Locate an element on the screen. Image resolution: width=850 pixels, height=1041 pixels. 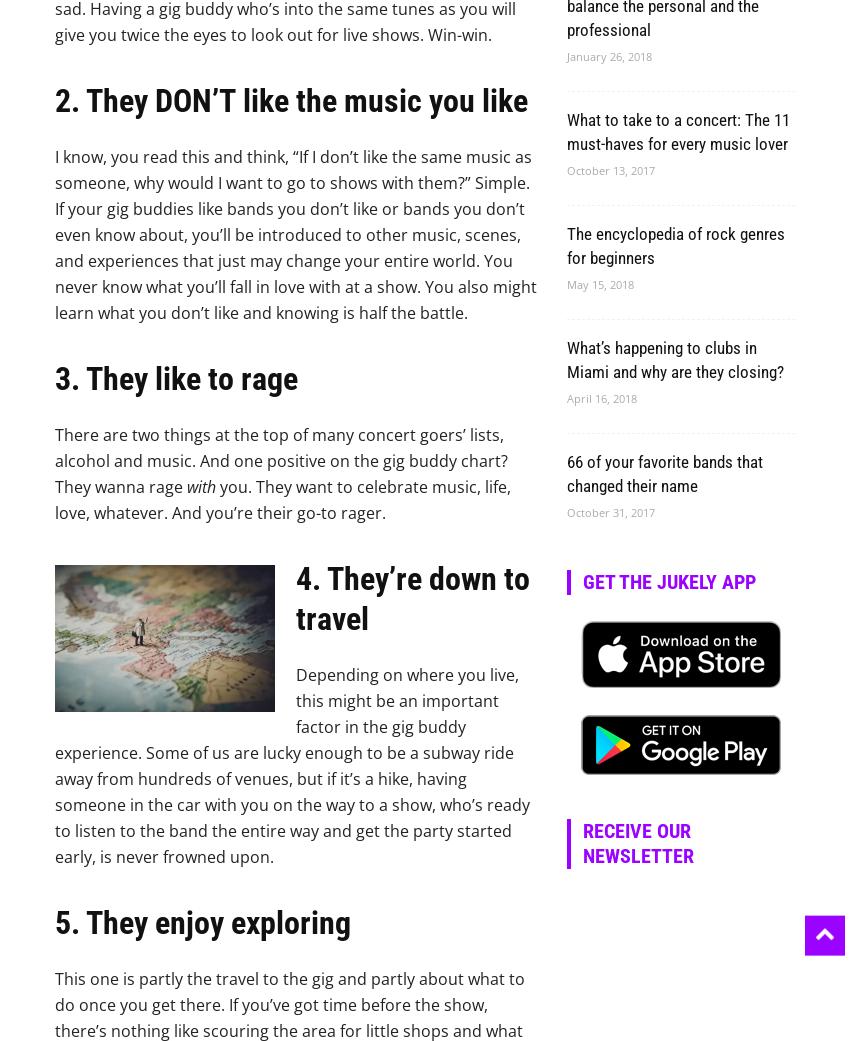
'66 of your favorite bands that changed their name' is located at coordinates (567, 472).